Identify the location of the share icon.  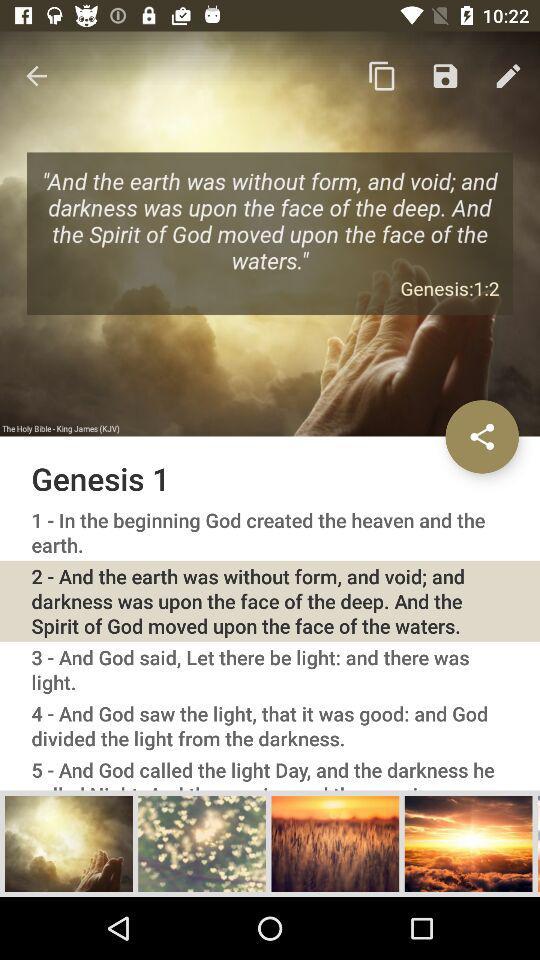
(481, 436).